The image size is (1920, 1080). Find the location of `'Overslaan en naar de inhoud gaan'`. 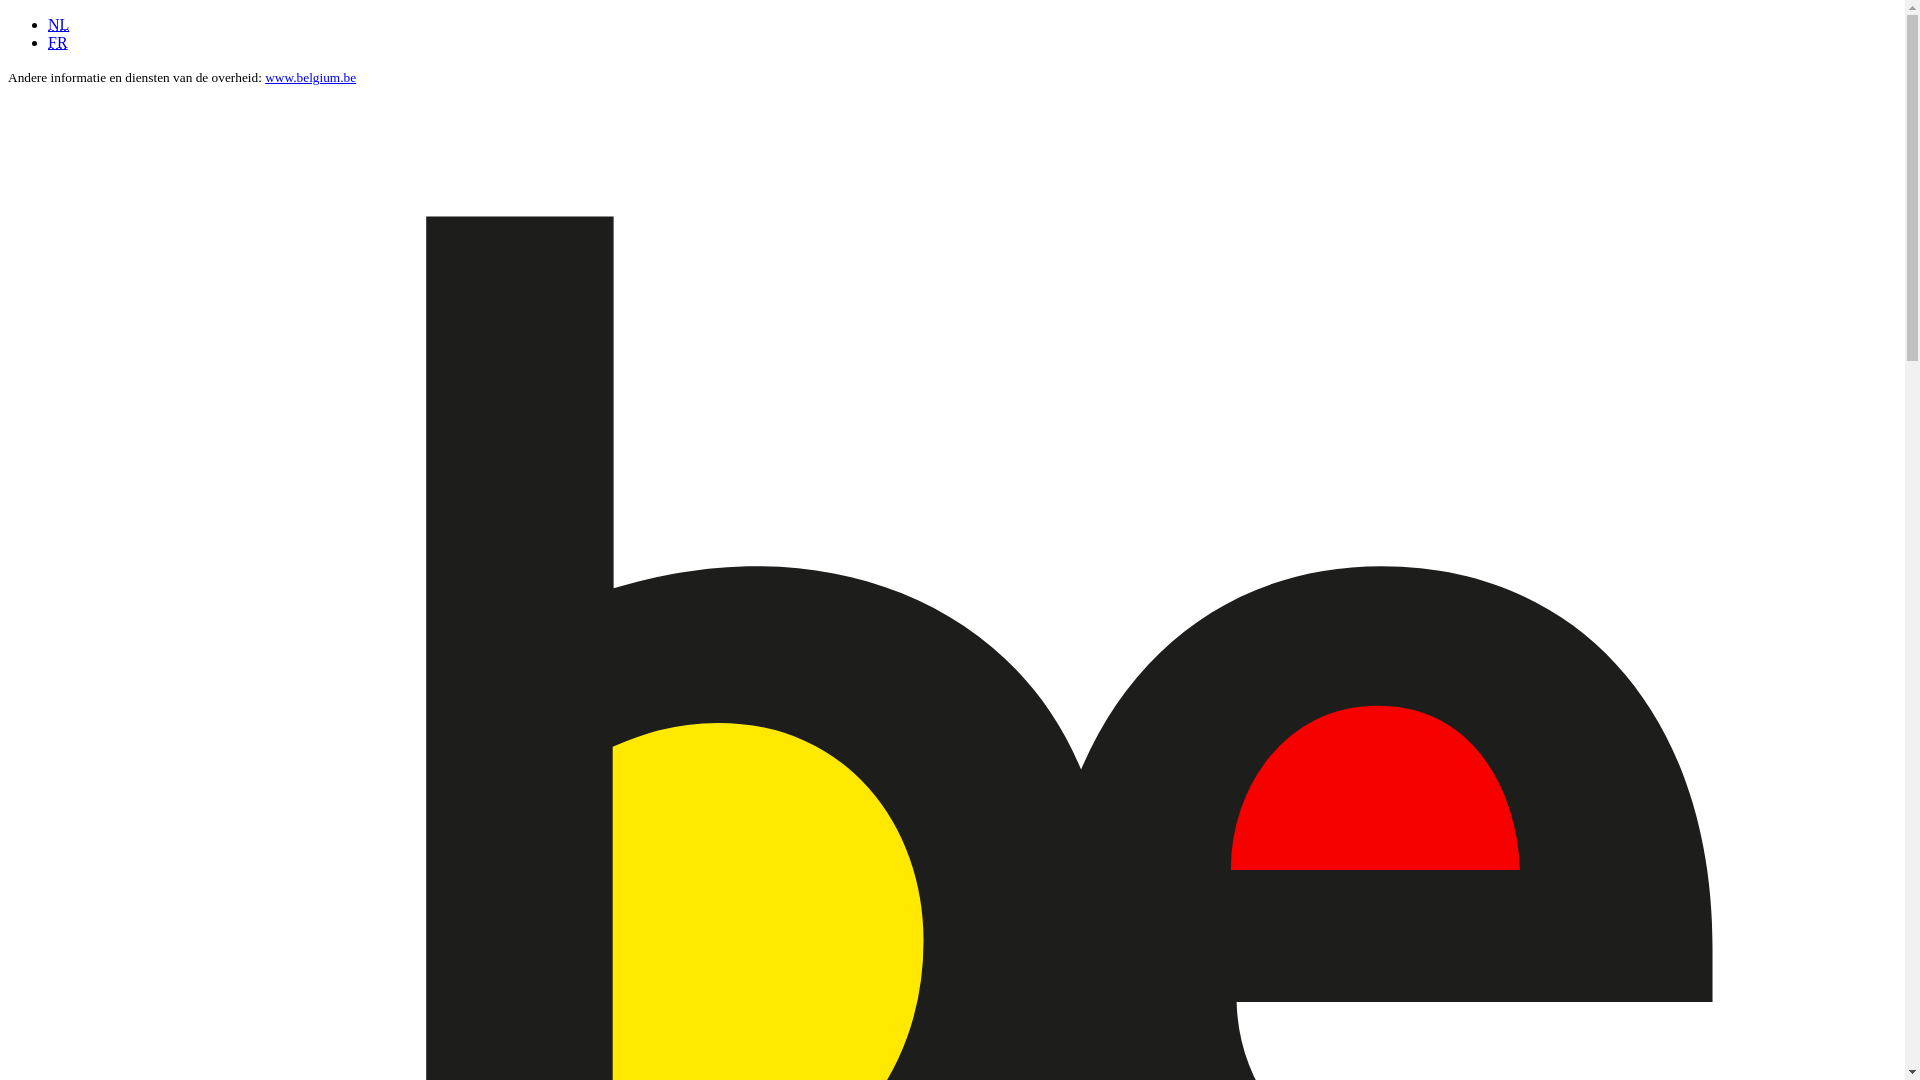

'Overslaan en naar de inhoud gaan' is located at coordinates (8, 16).